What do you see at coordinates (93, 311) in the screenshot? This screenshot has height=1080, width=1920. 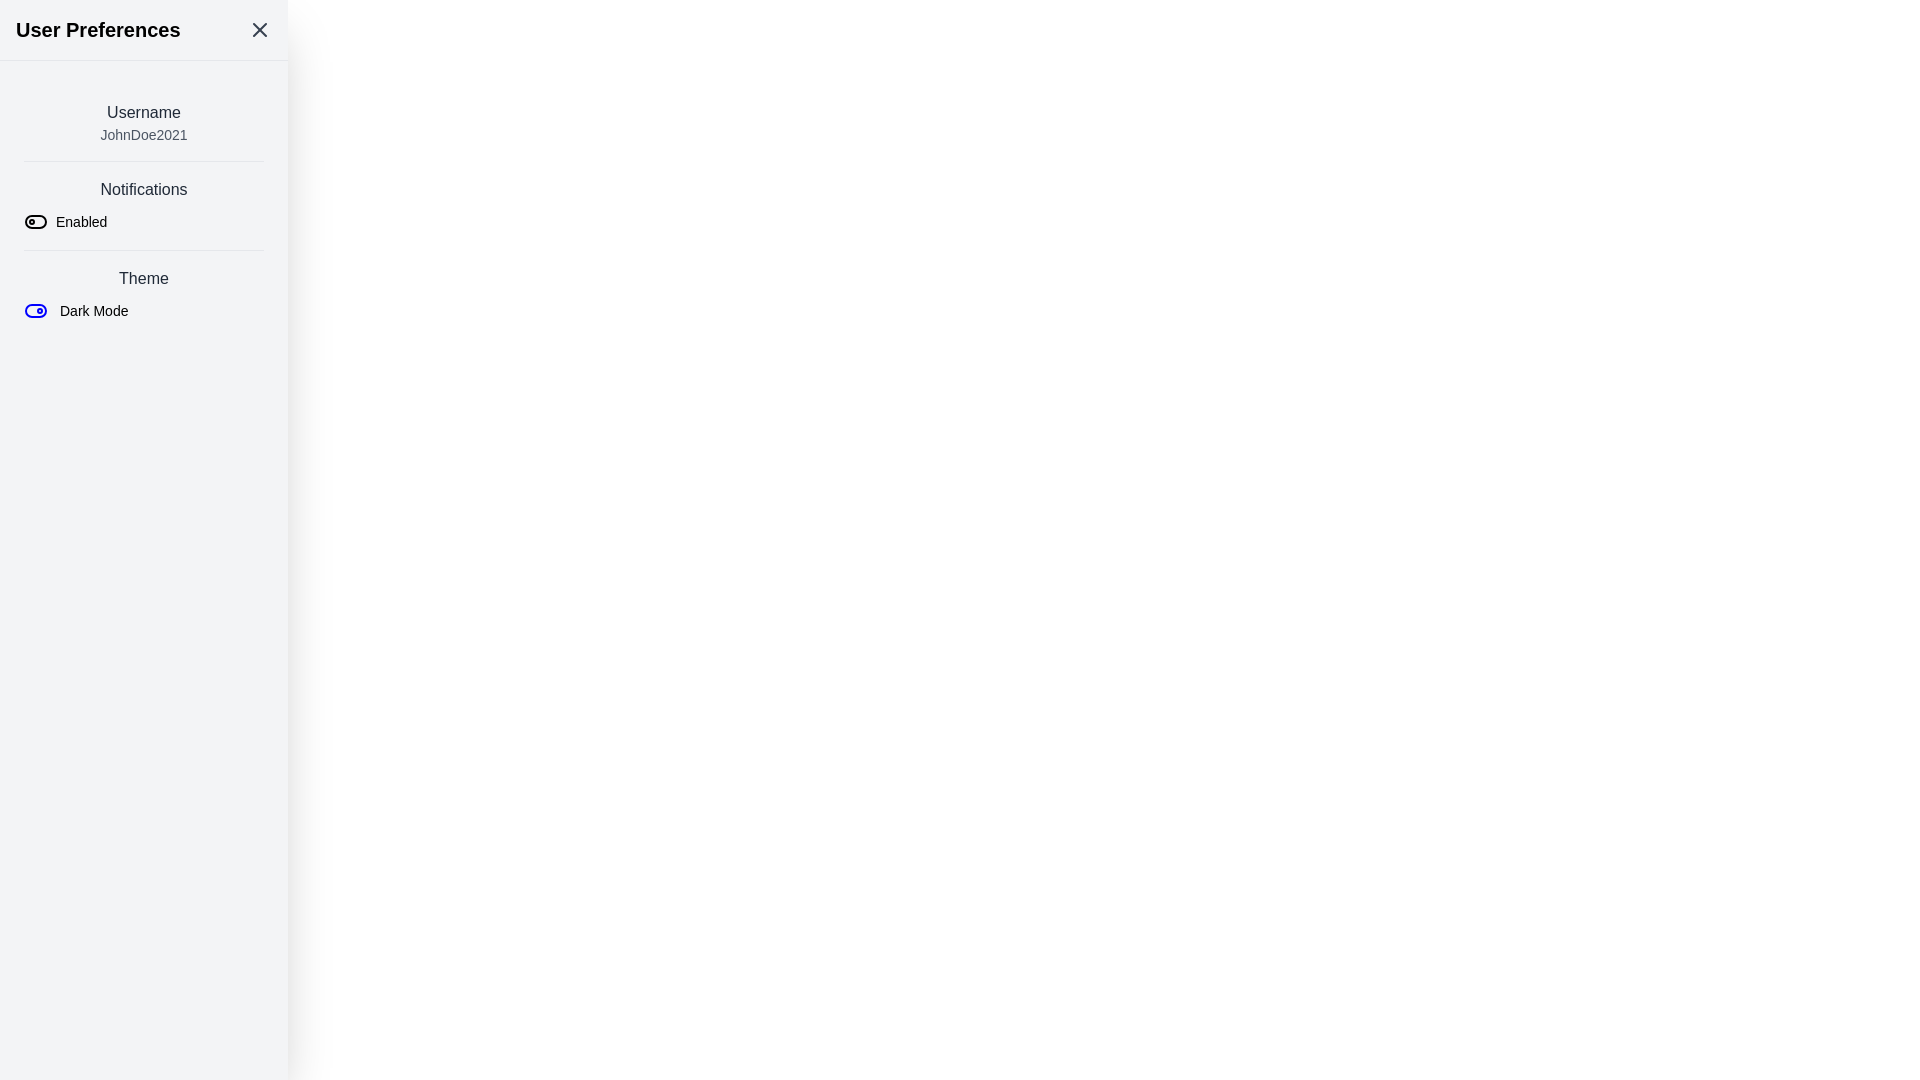 I see `the 'Dark Mode' text label which is positioned adjacent to the toggle switch icon in the 'Theme' section of the settings list` at bounding box center [93, 311].